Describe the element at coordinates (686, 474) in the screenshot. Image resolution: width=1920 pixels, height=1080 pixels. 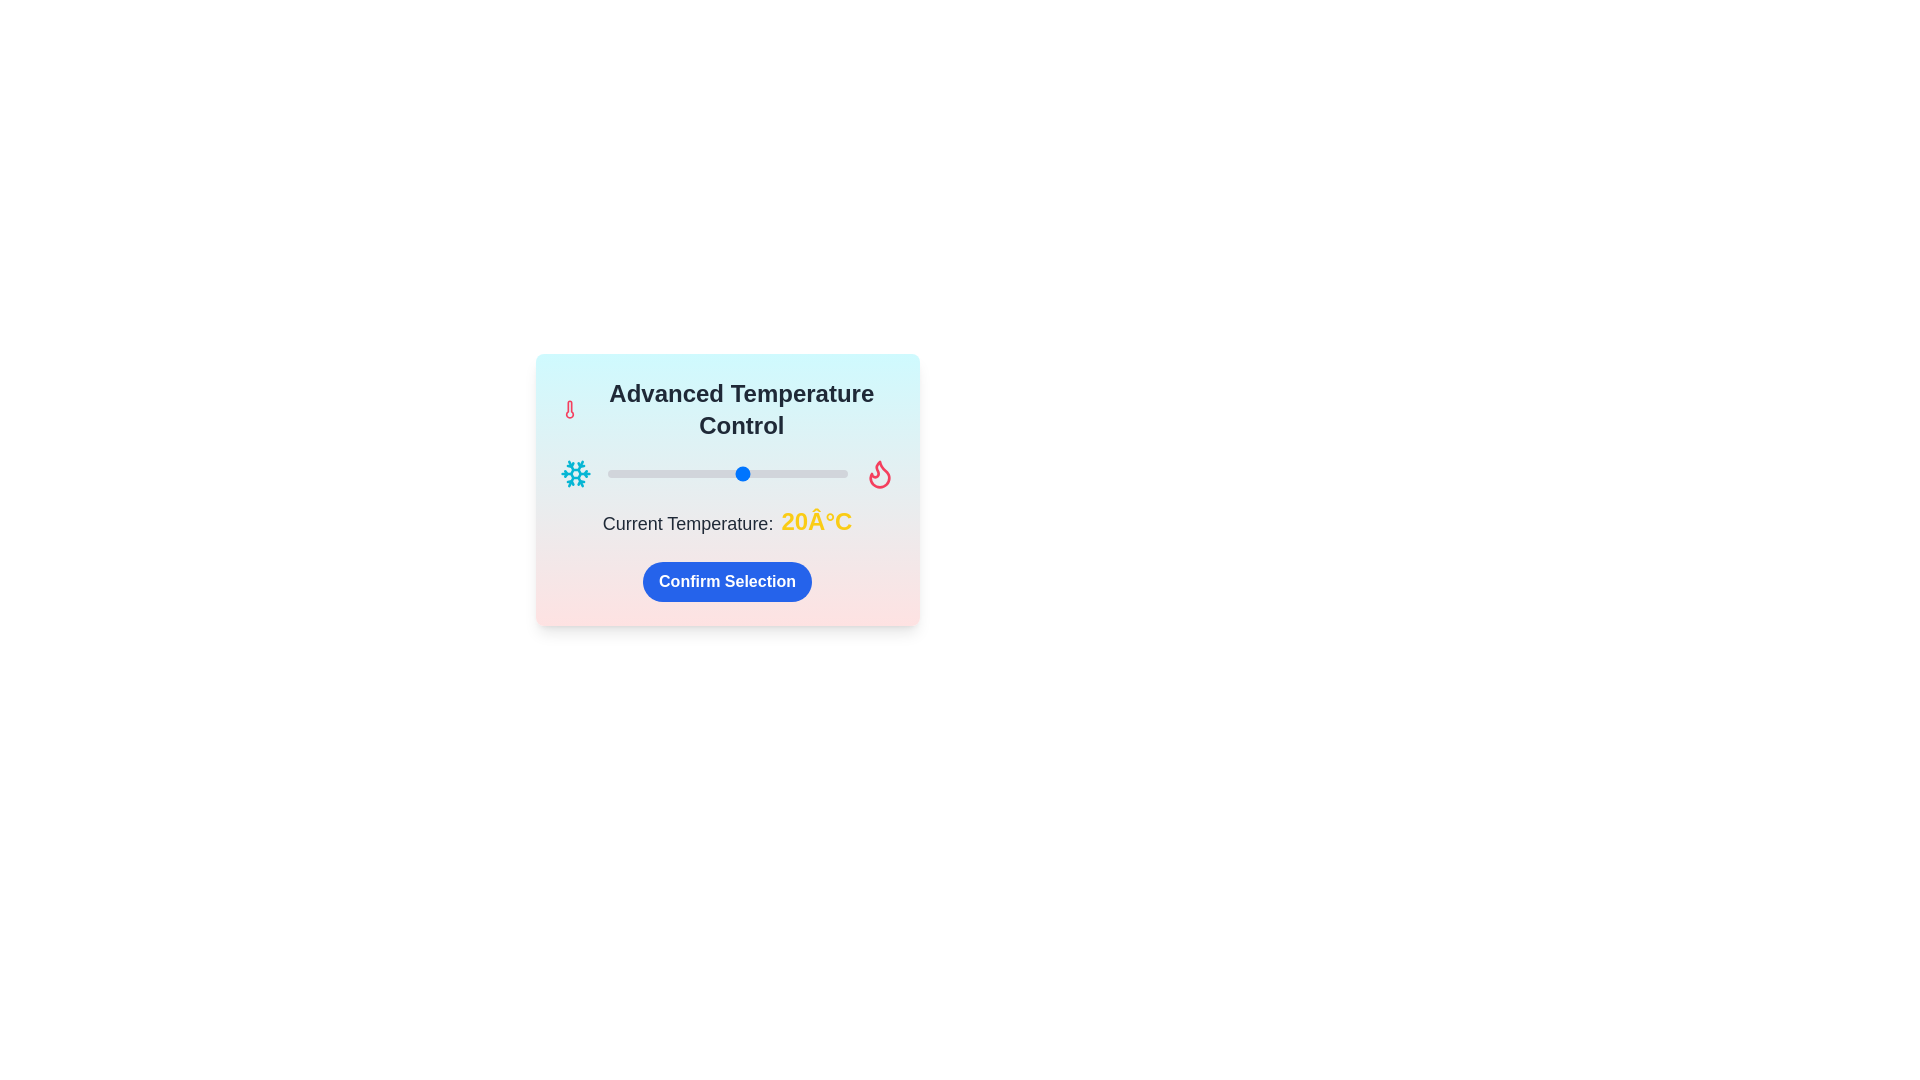
I see `the temperature slider to set the temperature to 3°C` at that location.